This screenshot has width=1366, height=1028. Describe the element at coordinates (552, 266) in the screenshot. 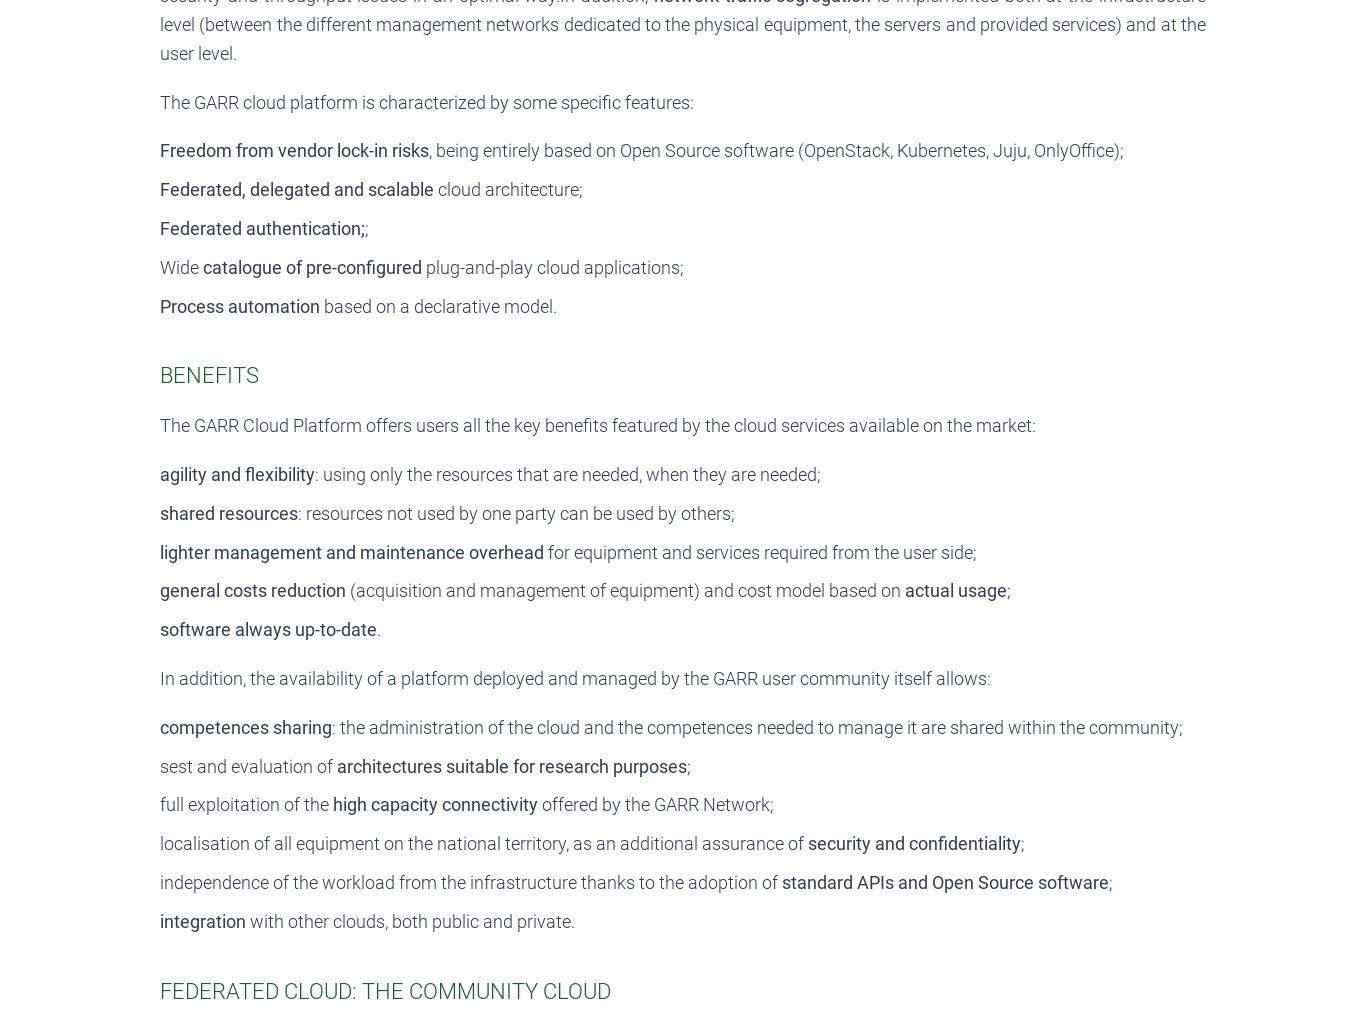

I see `'plug-and-play cloud applications;'` at that location.